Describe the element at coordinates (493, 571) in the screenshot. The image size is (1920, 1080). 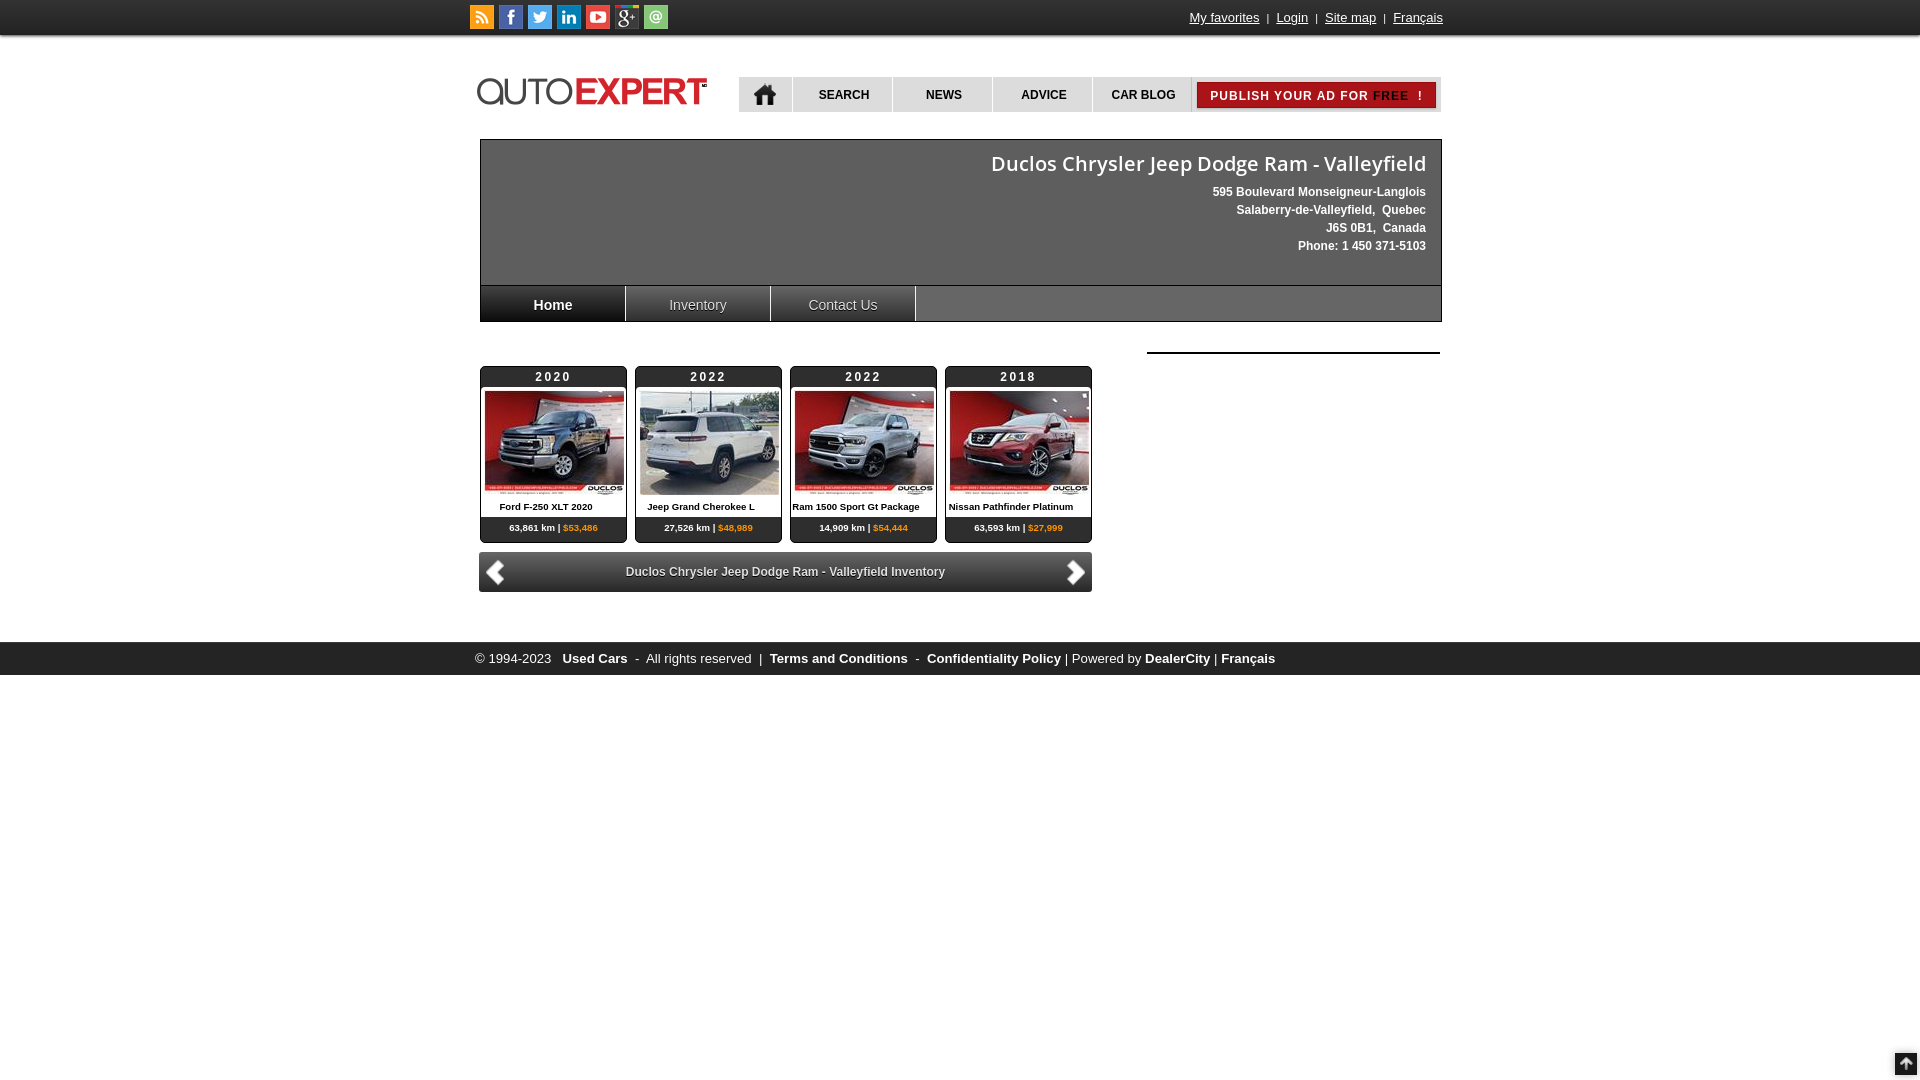
I see `'Previous'` at that location.